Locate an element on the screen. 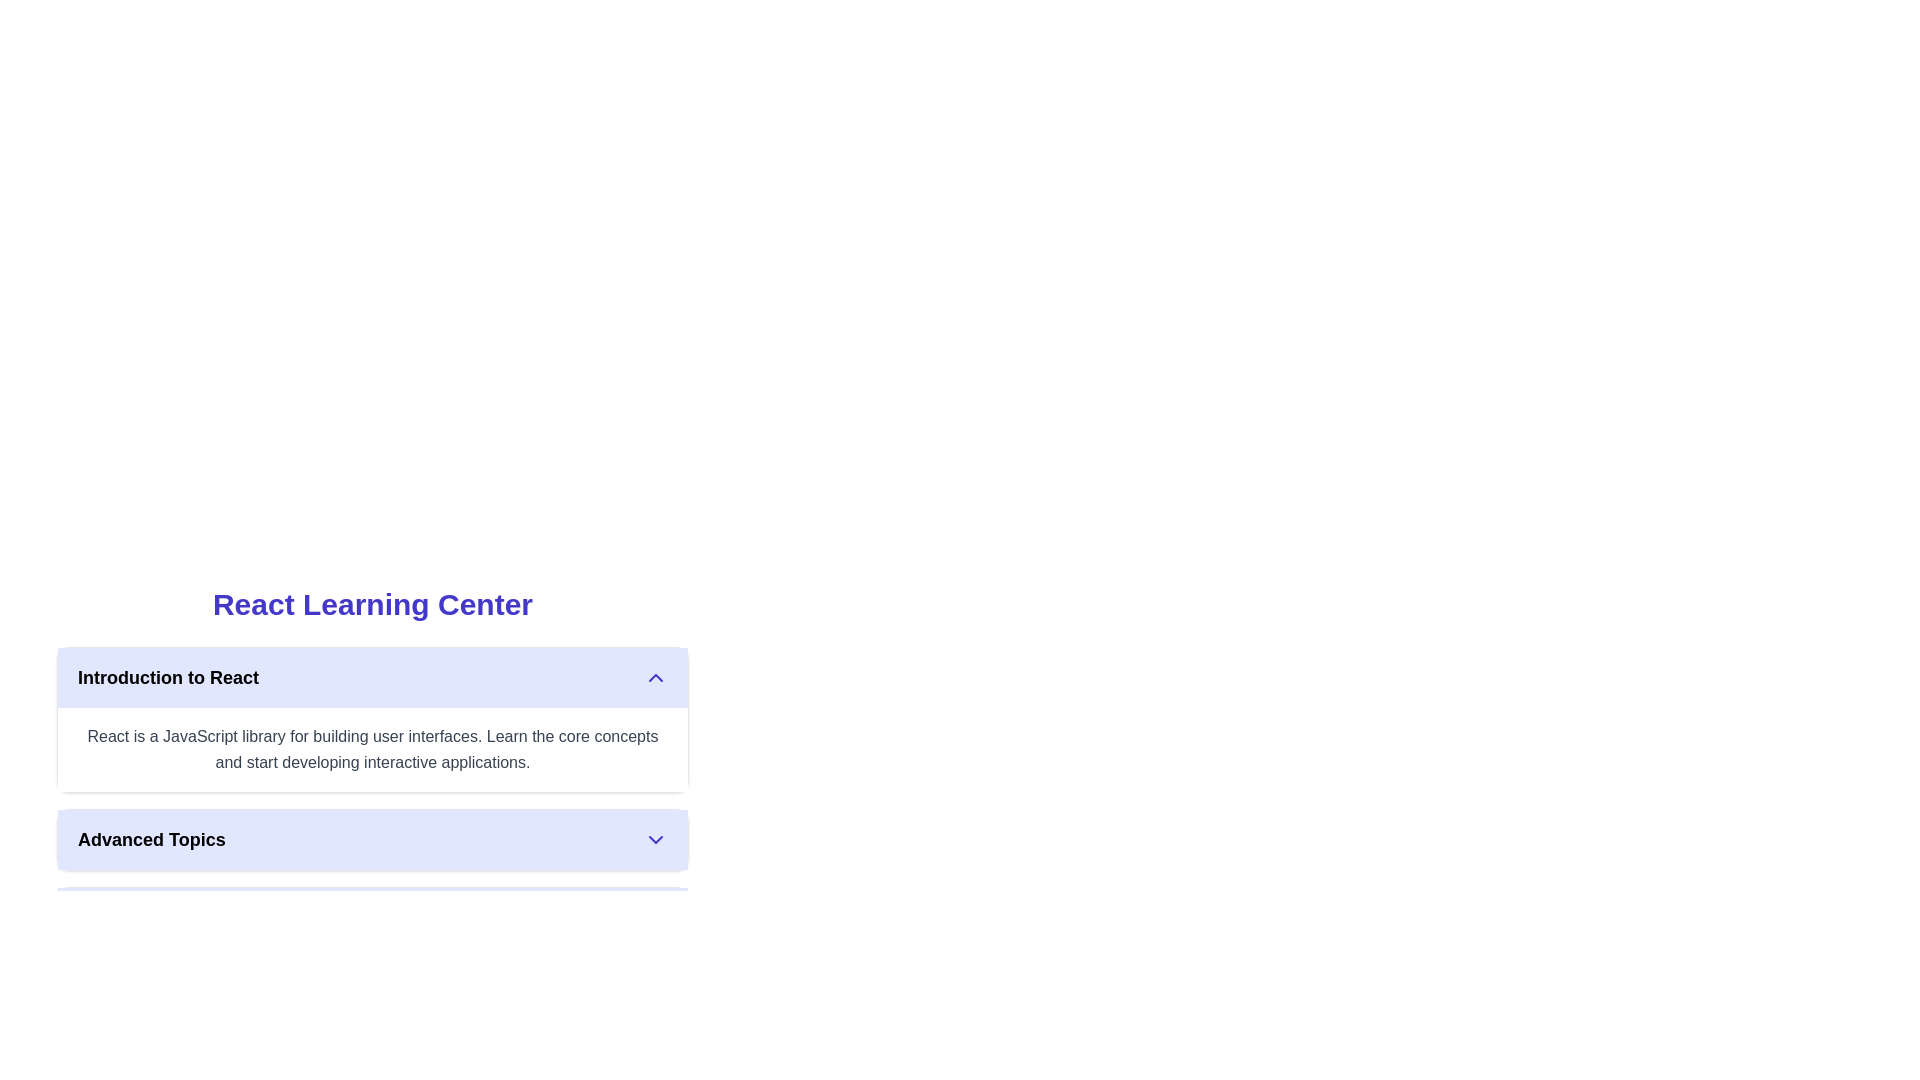  the upward-pointing chevron icon located at the top-right corner of the 'Introduction to React' section is located at coordinates (656, 677).